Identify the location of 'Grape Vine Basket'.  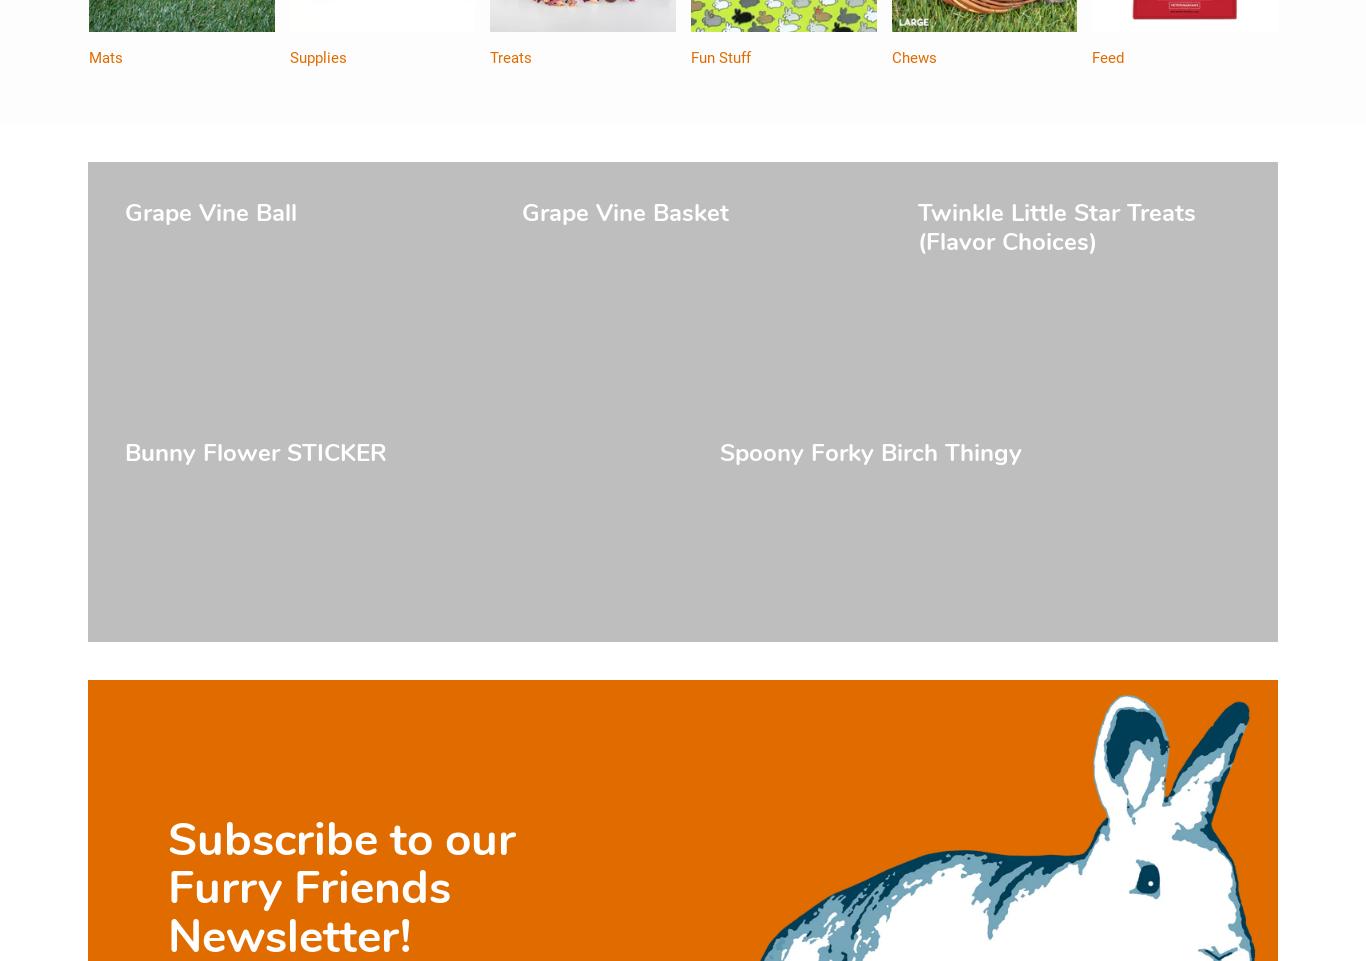
(623, 212).